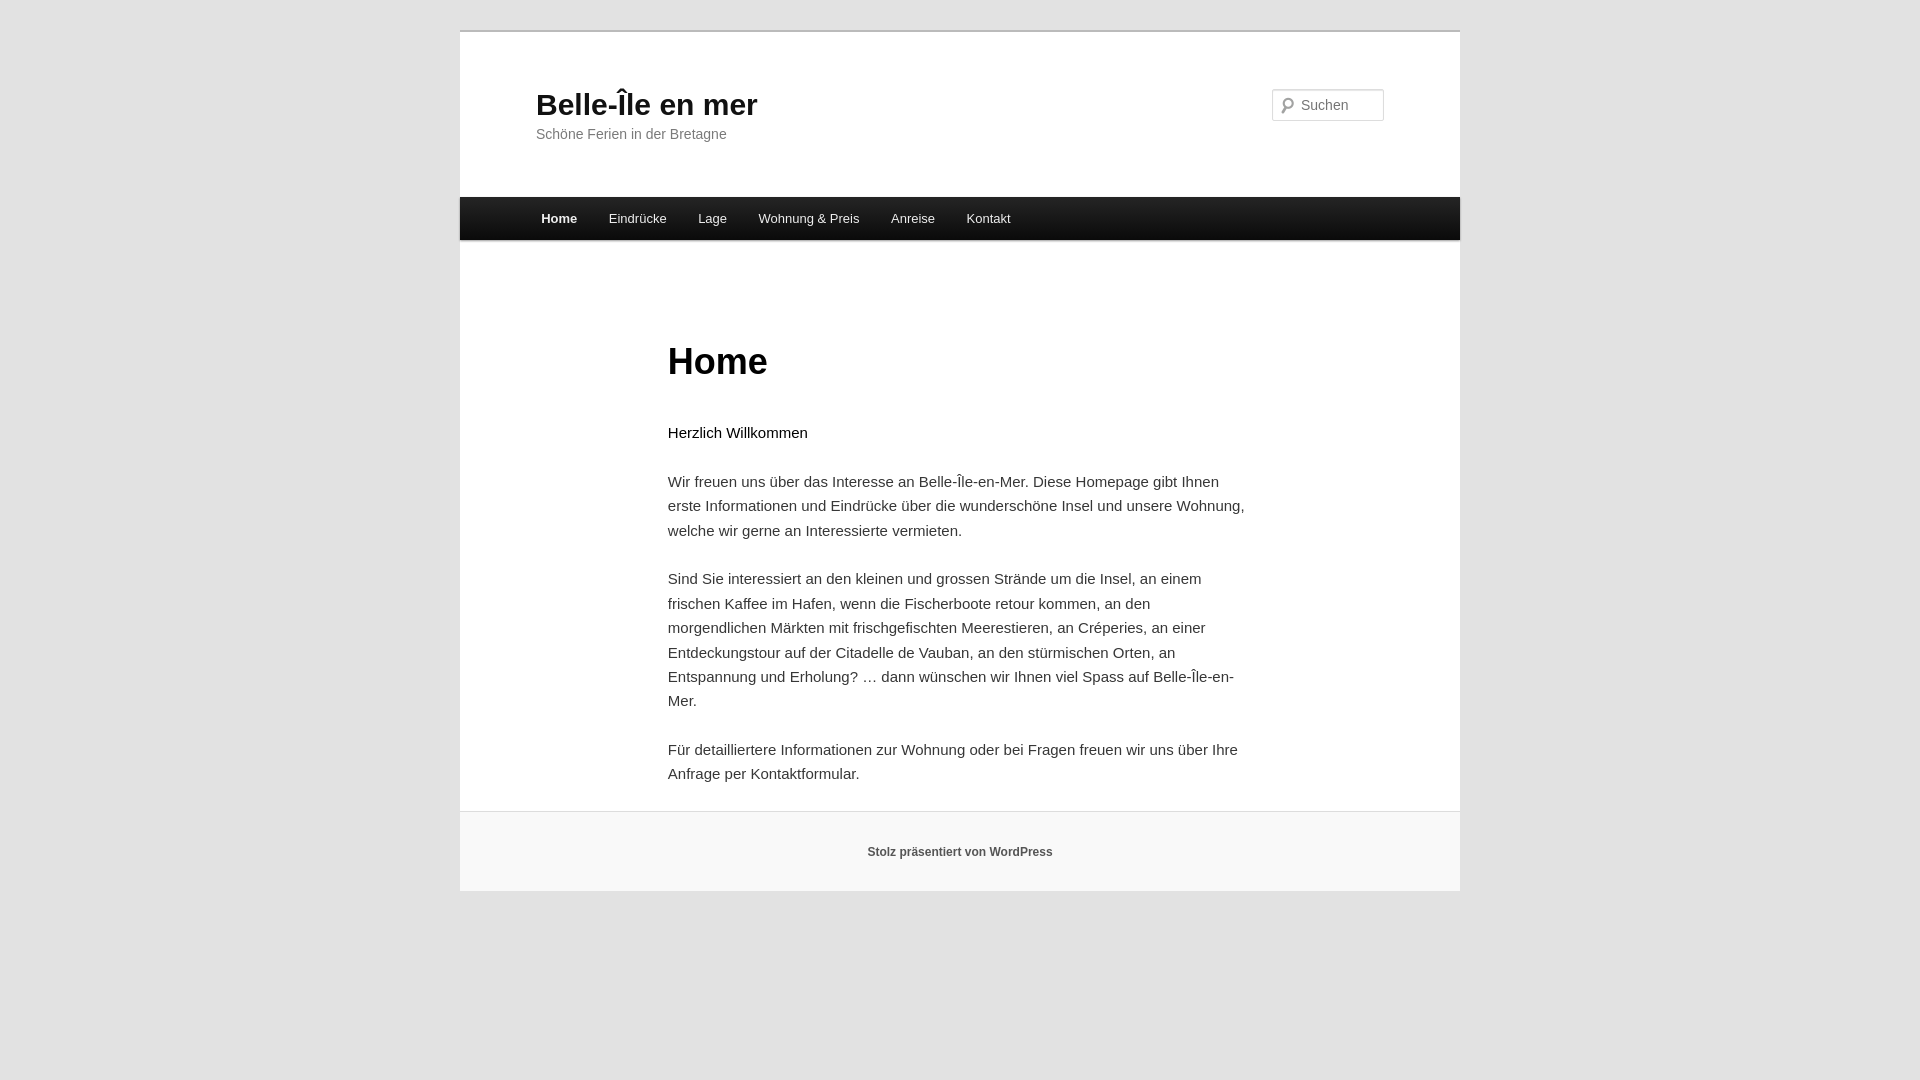 The width and height of the screenshot is (1920, 1080). I want to click on 'Home', so click(558, 218).